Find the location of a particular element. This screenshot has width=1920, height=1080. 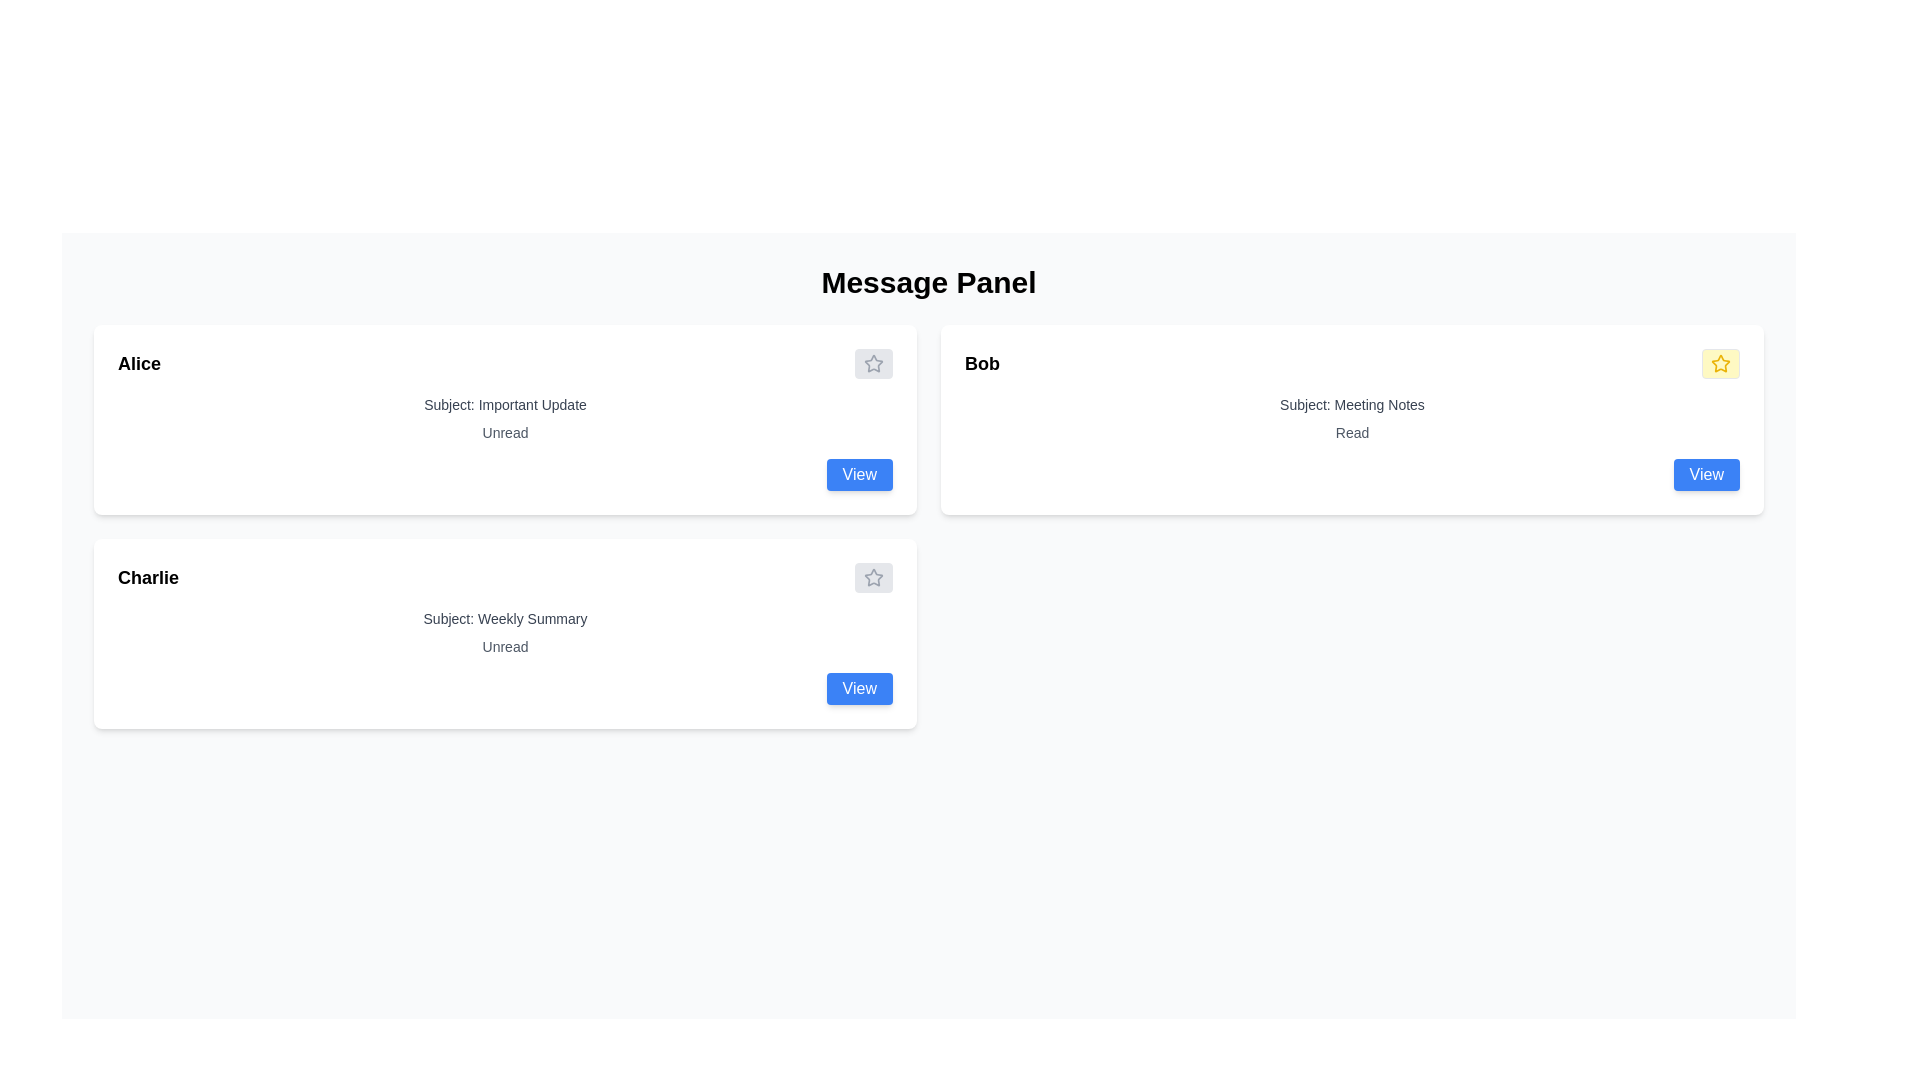

the non-interactive text label 'Read' located within the box labeled 'Bob', positioned below 'Subject: Meeting Notes' and above the 'View' button is located at coordinates (1352, 431).